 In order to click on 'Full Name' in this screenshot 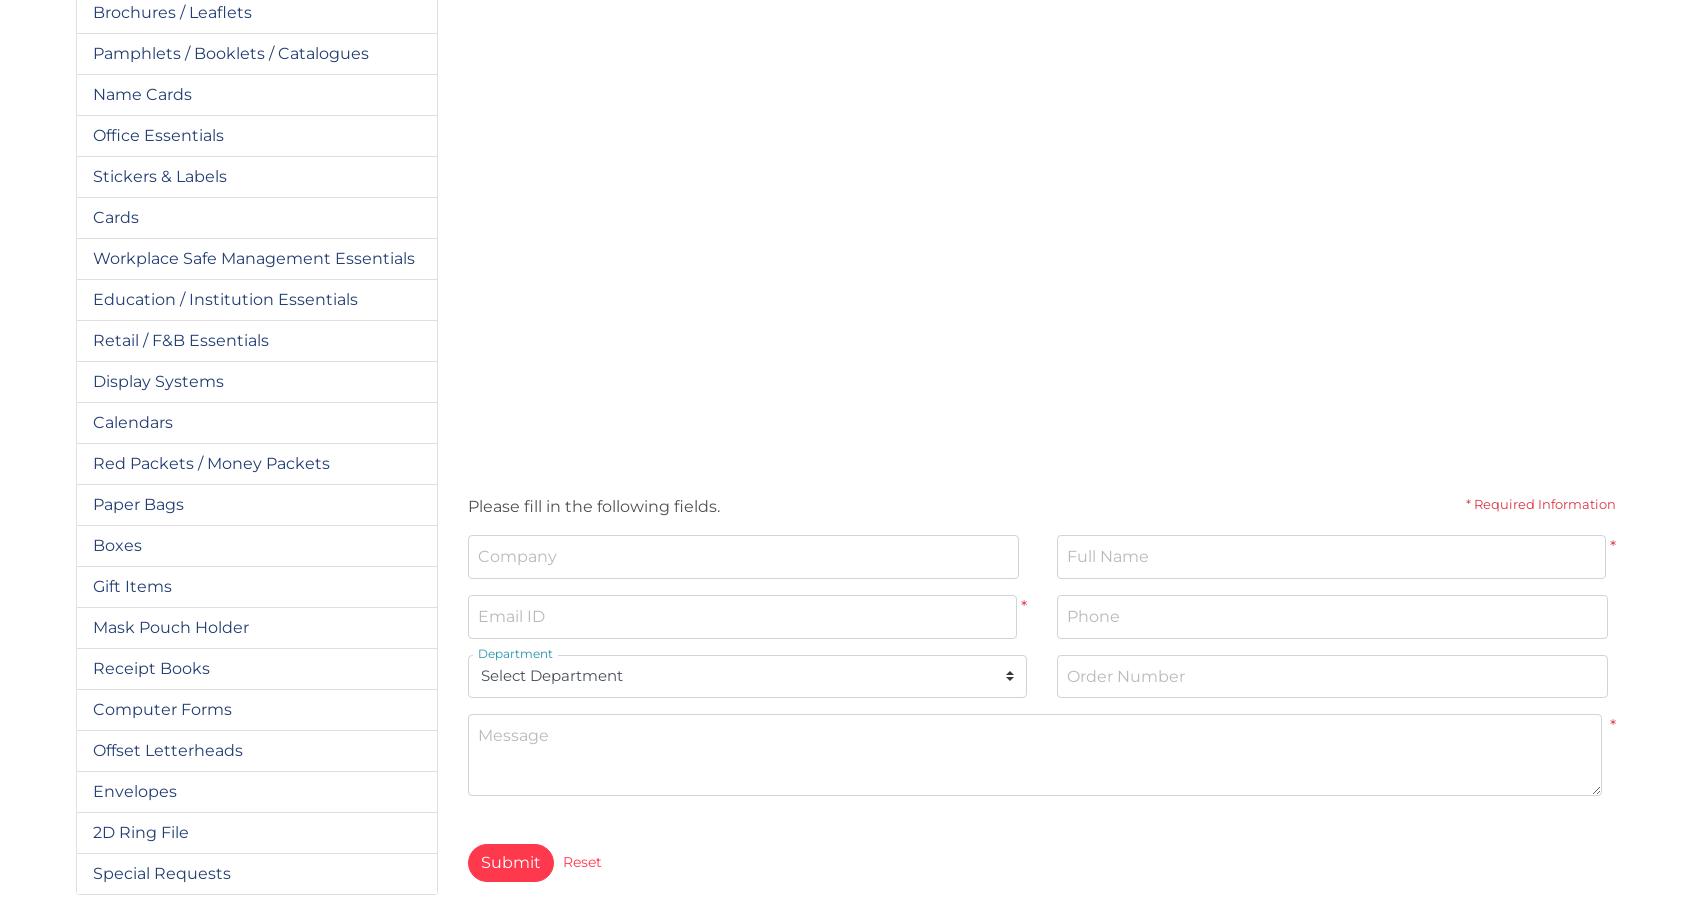, I will do `click(1105, 556)`.